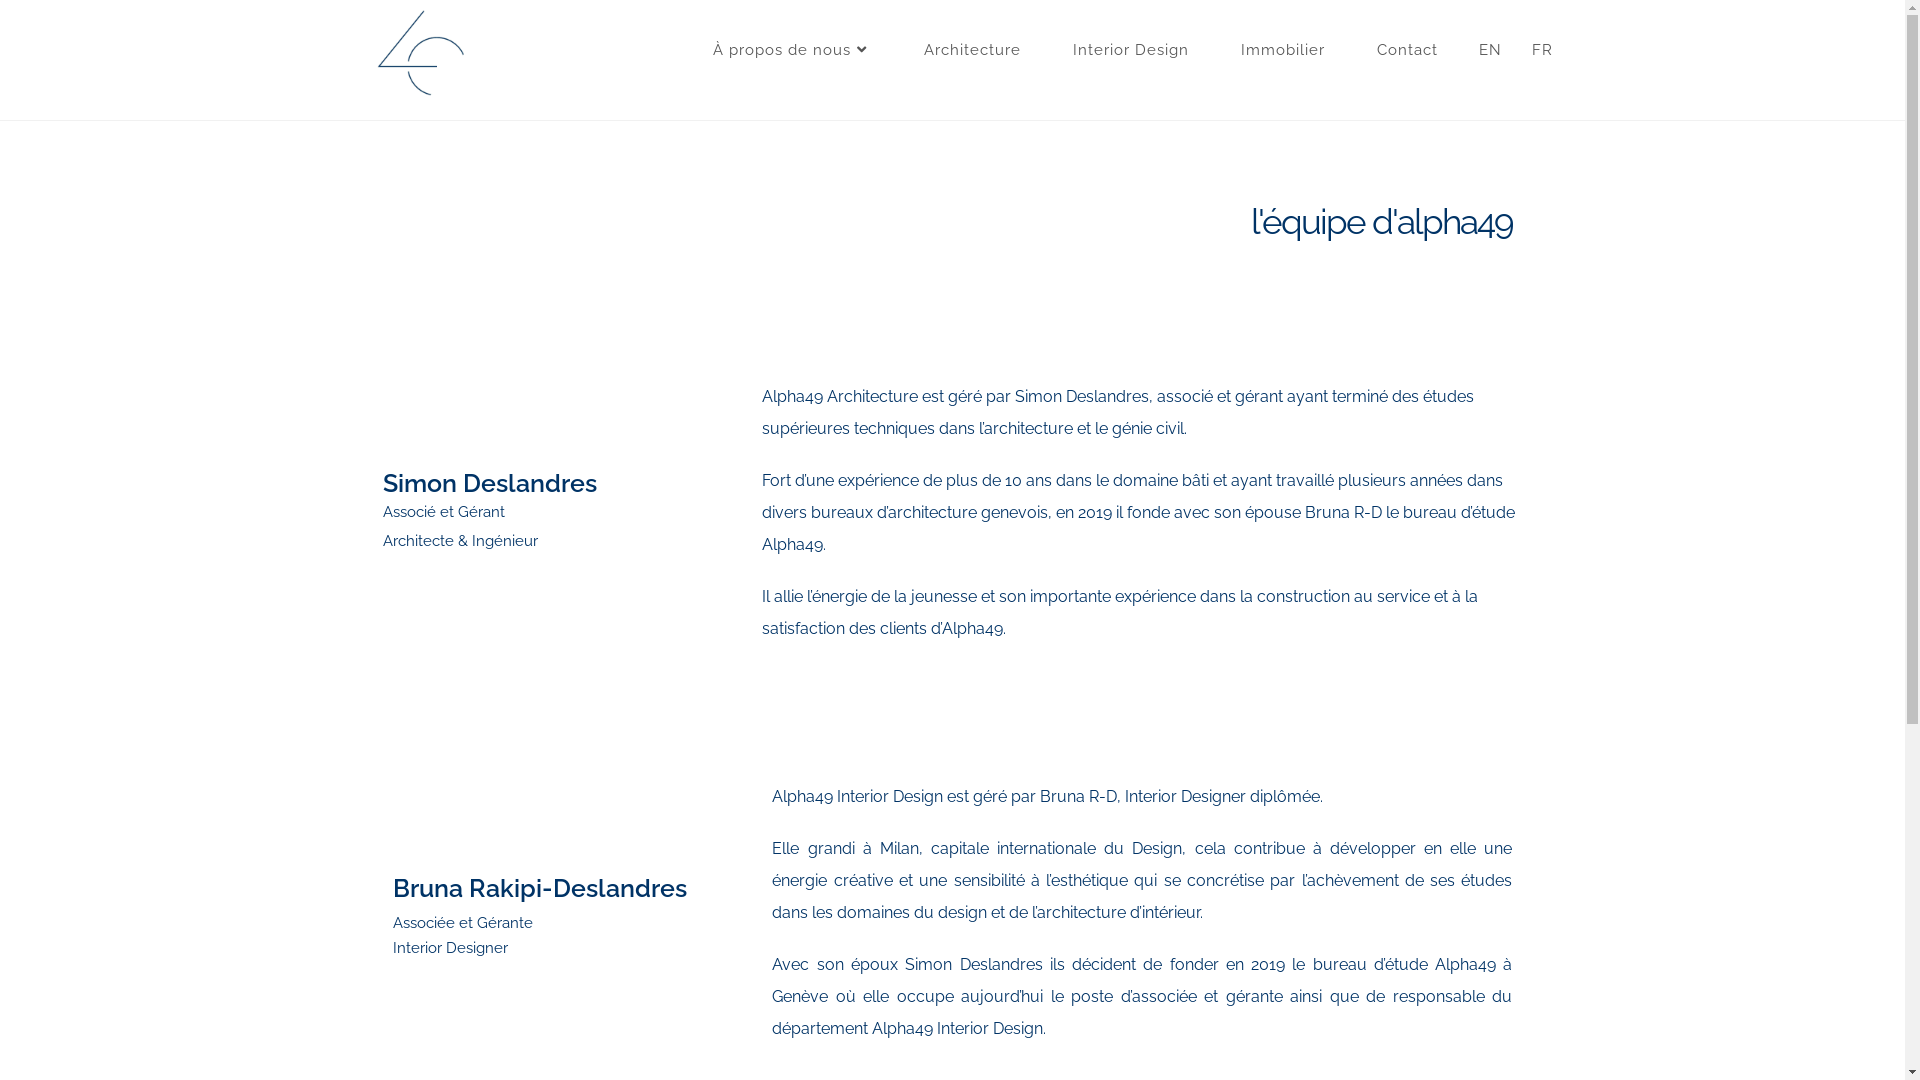 The width and height of the screenshot is (1920, 1080). I want to click on 'Immobilier', so click(1281, 49).